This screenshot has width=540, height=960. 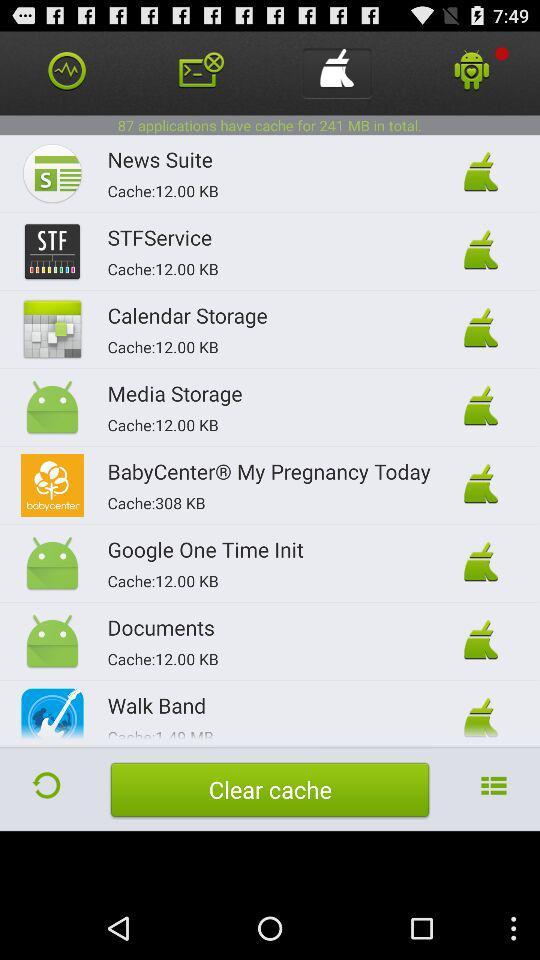 I want to click on the refresh icon, so click(x=46, y=840).